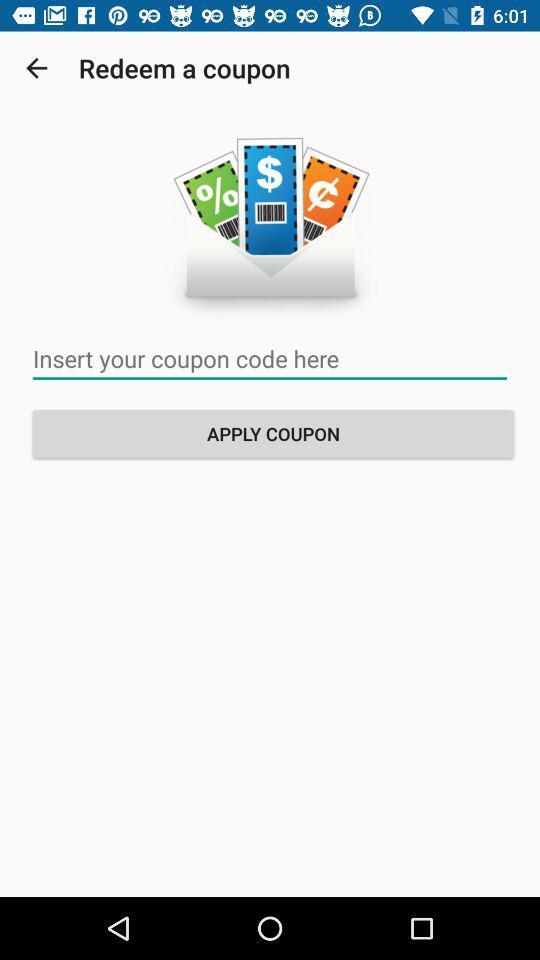  What do you see at coordinates (272, 433) in the screenshot?
I see `the apply coupon icon` at bounding box center [272, 433].